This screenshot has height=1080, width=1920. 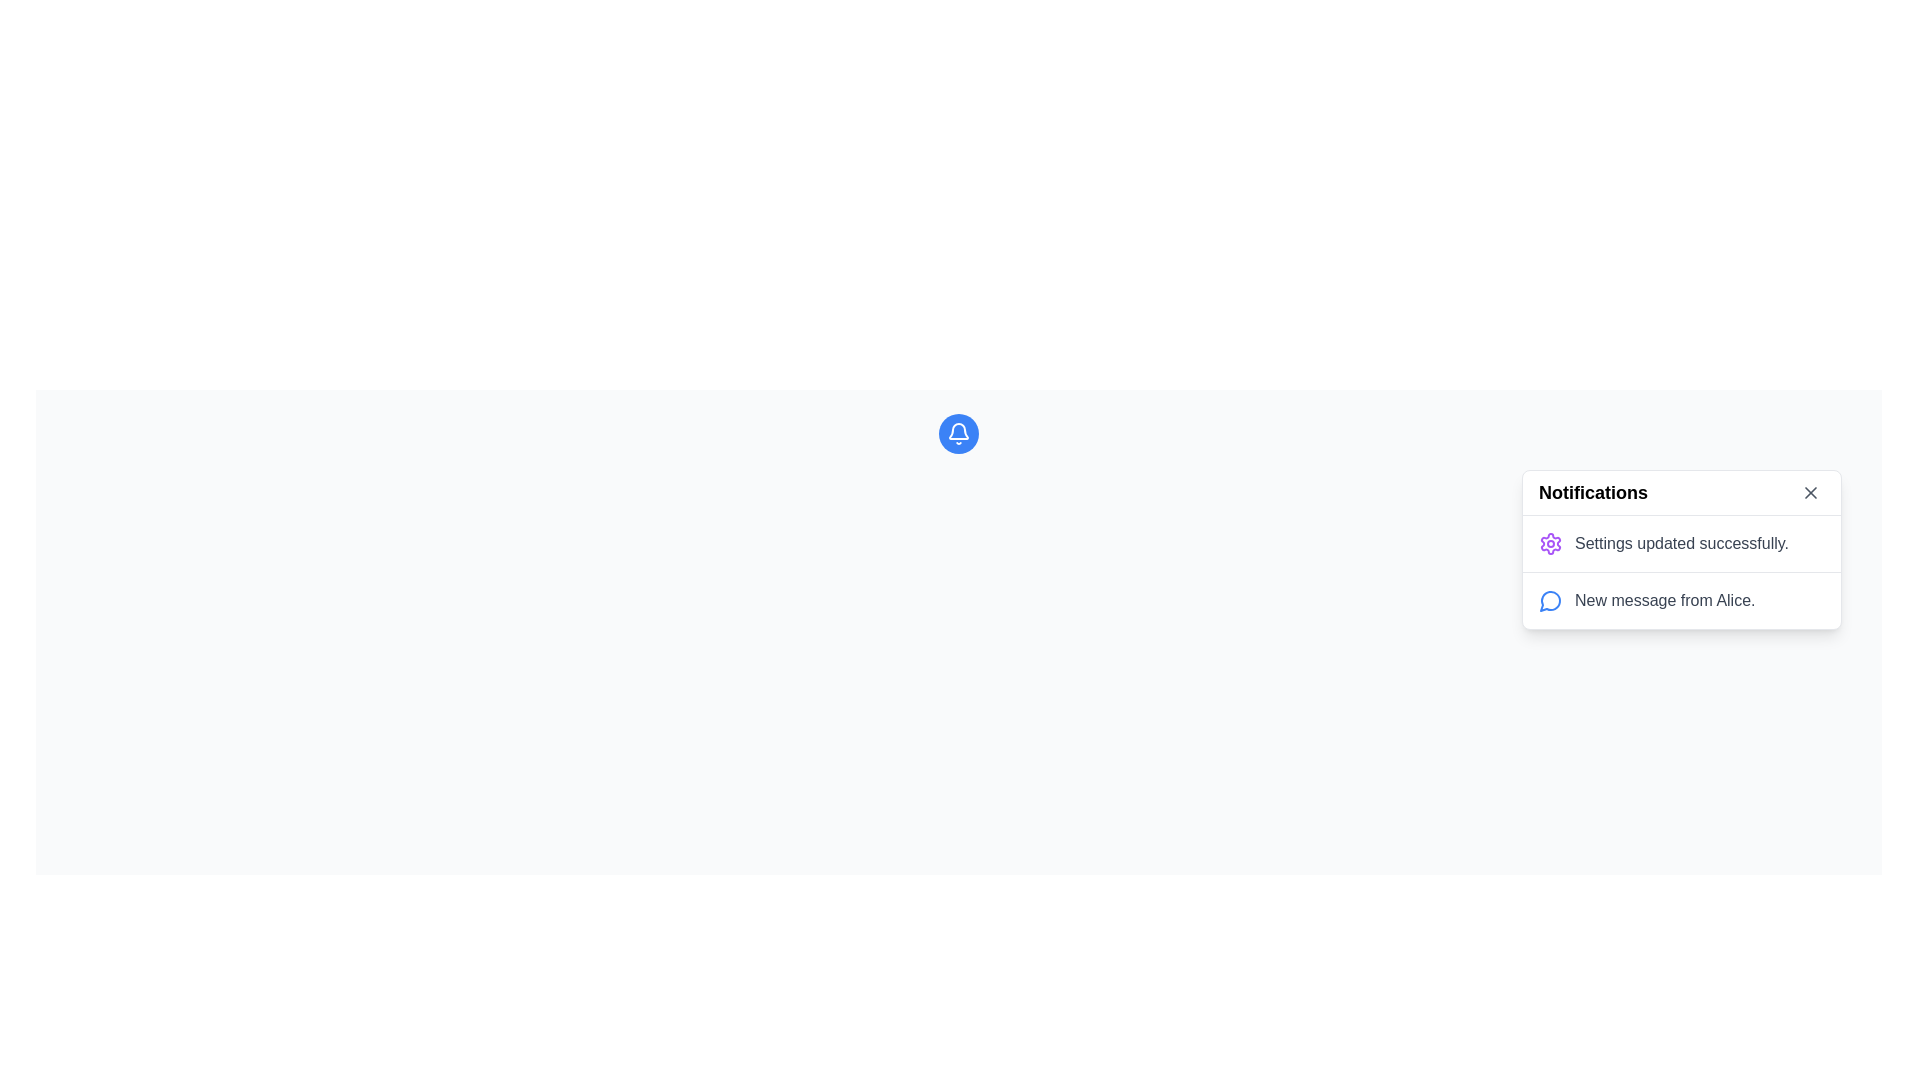 I want to click on displayed text in the Notification modal with a white background and rounded corners, which contains notifications such as 'Settings updated successfully.' and 'New message from Alice.', so click(x=1680, y=550).